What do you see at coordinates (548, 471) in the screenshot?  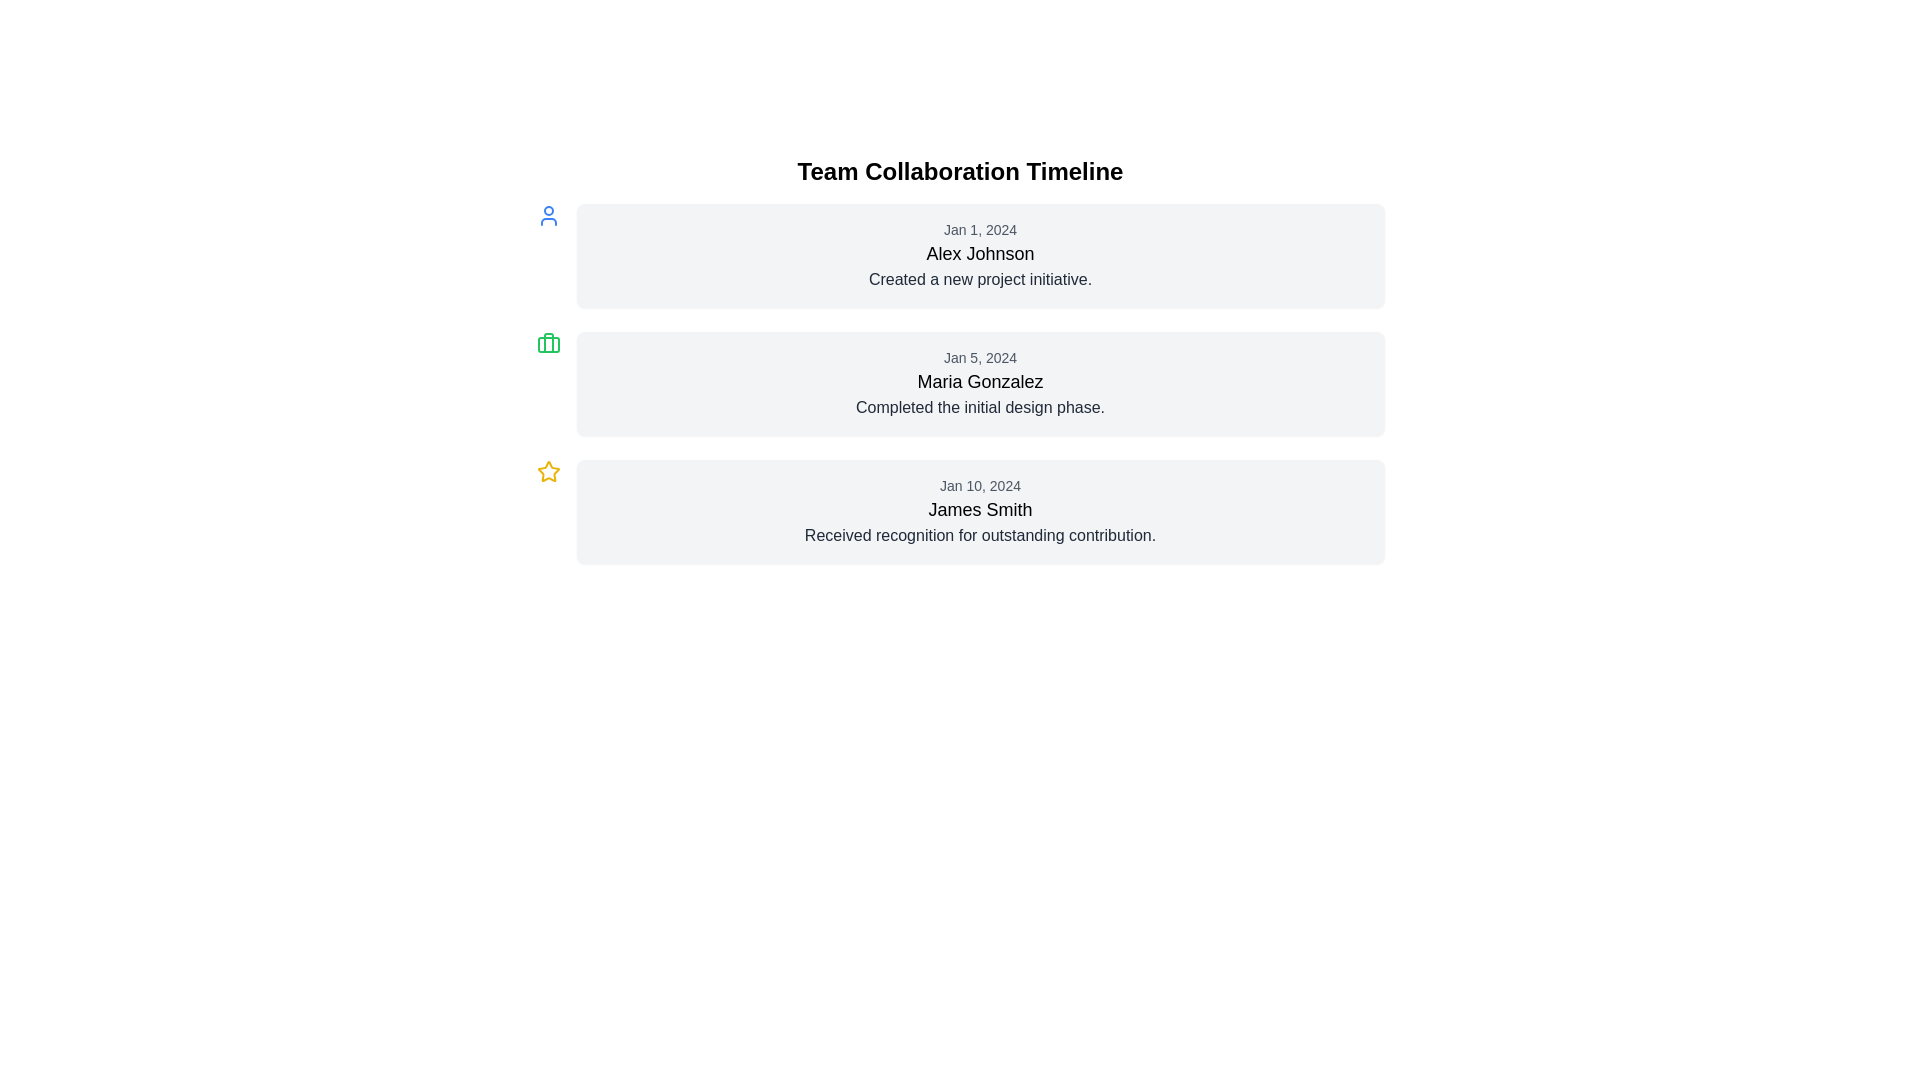 I see `the star icon with a yellow outline located to the left of the recognition event for 'James Smith' dated Jan 10, 2024 in the vertical timeline interface` at bounding box center [548, 471].